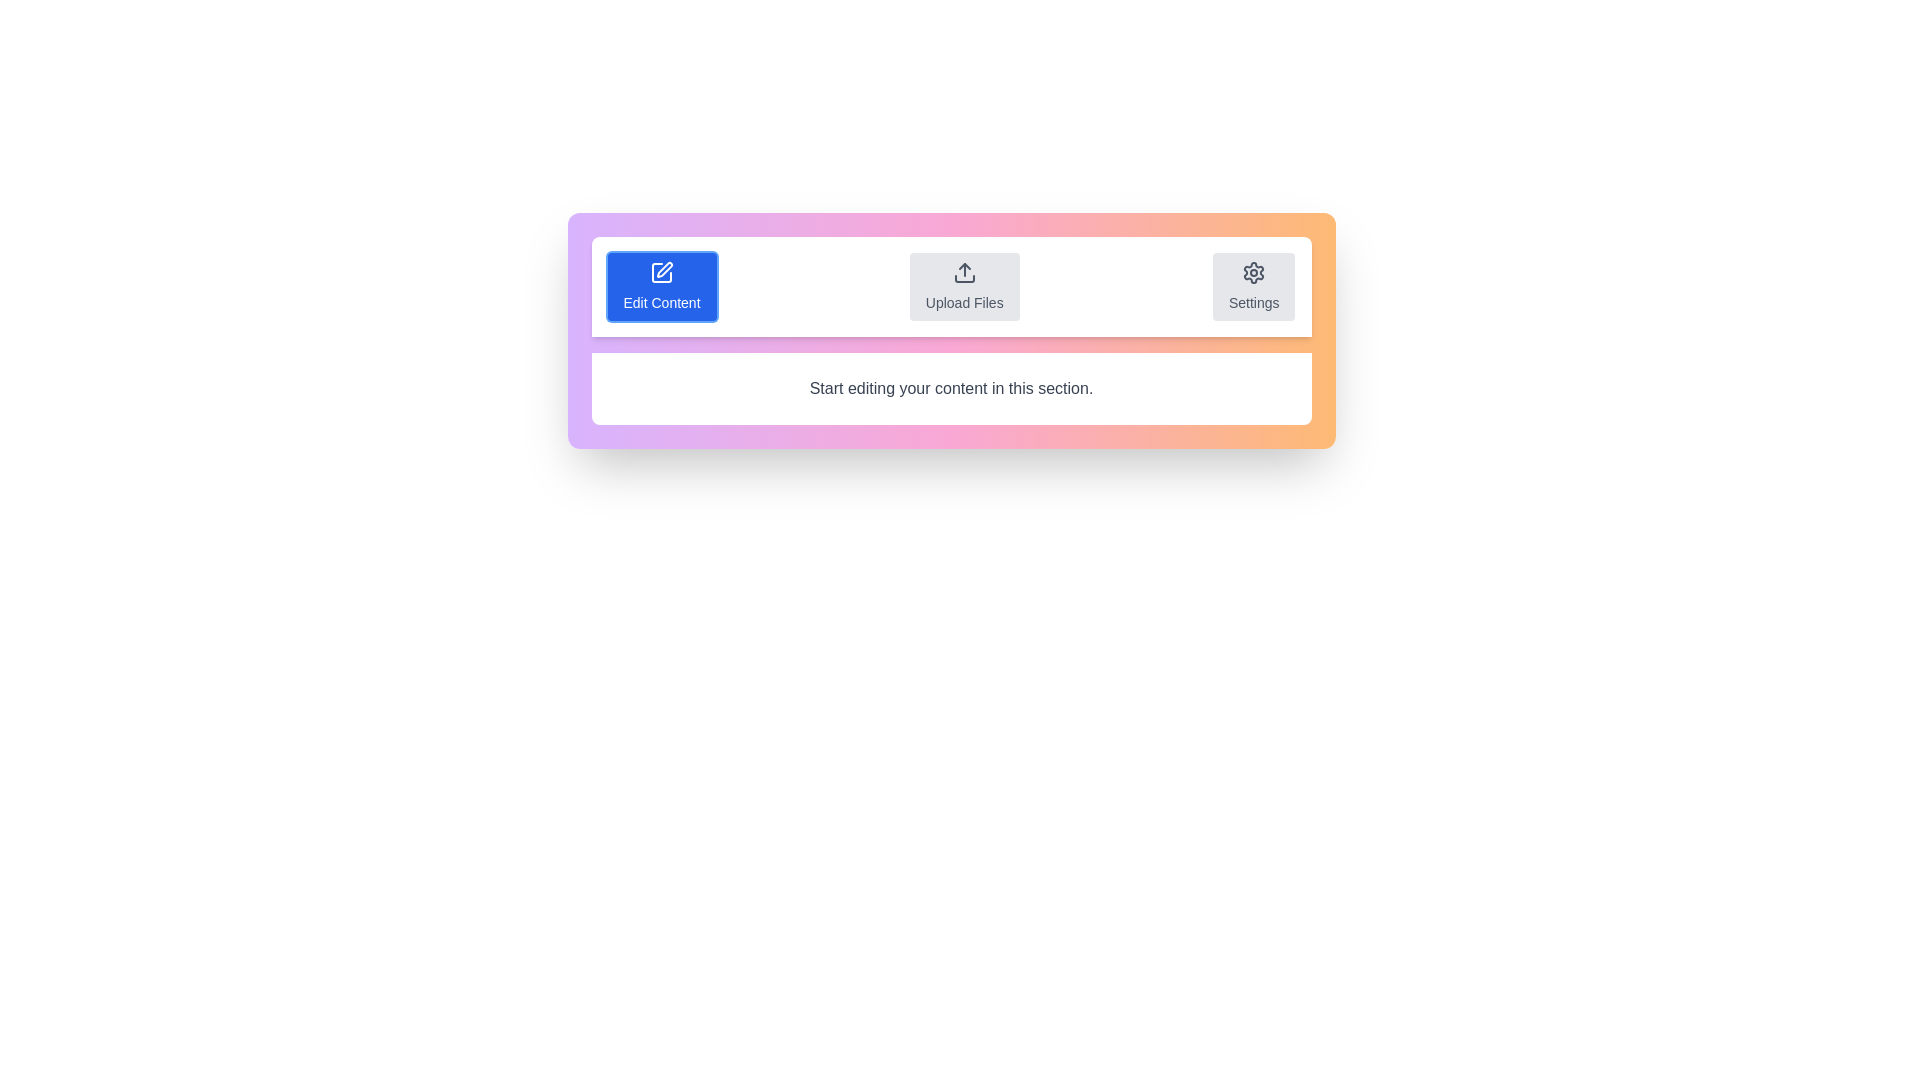  I want to click on the 'Upload Files' button, which is a rectangular button with a light gray background, rounded corners, and contains an upward arrow icon above the text label 'Upload Files'. This button is the second in a series of three horizontally aligned buttons, positioned to the right of the 'Edit Content' button and to the left of the 'Settings' button, so click(964, 286).